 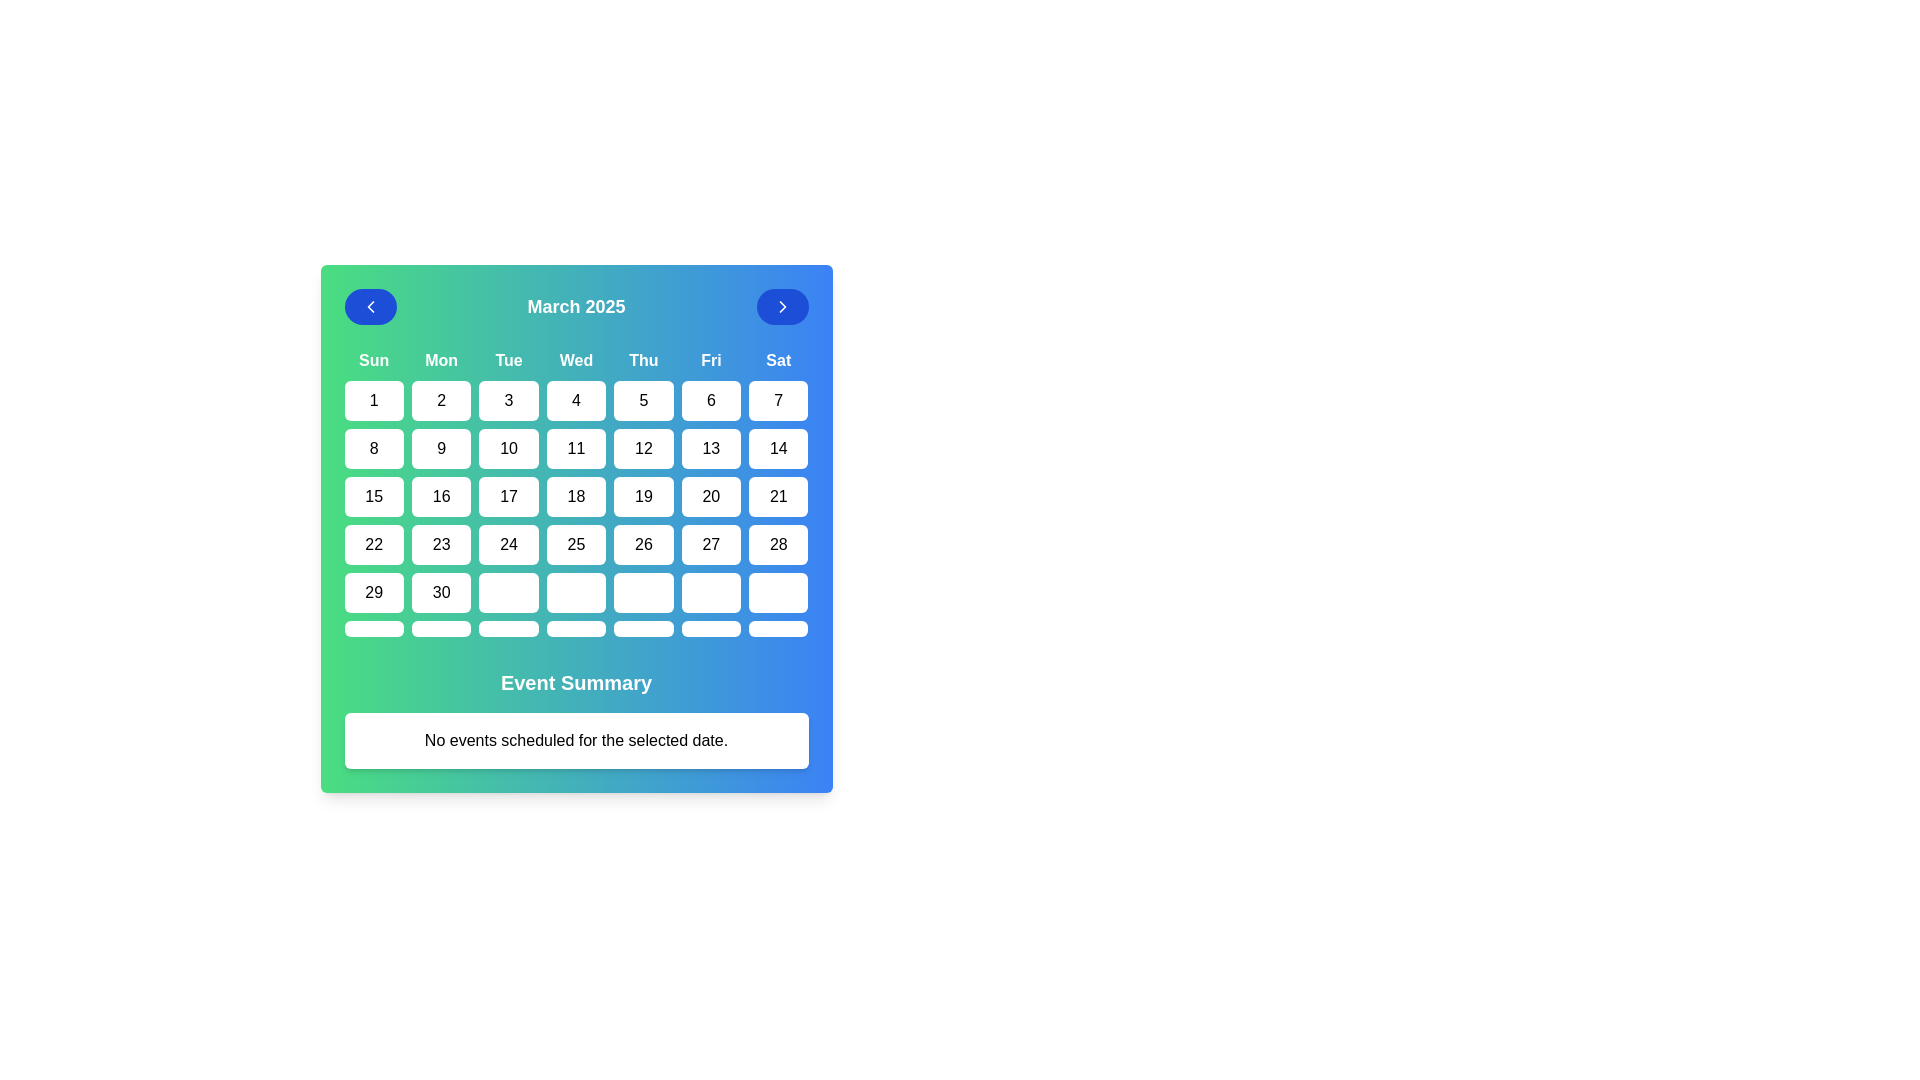 What do you see at coordinates (643, 401) in the screenshot?
I see `the button representing the 5th day in the calendar grid under the 'Thu' column` at bounding box center [643, 401].